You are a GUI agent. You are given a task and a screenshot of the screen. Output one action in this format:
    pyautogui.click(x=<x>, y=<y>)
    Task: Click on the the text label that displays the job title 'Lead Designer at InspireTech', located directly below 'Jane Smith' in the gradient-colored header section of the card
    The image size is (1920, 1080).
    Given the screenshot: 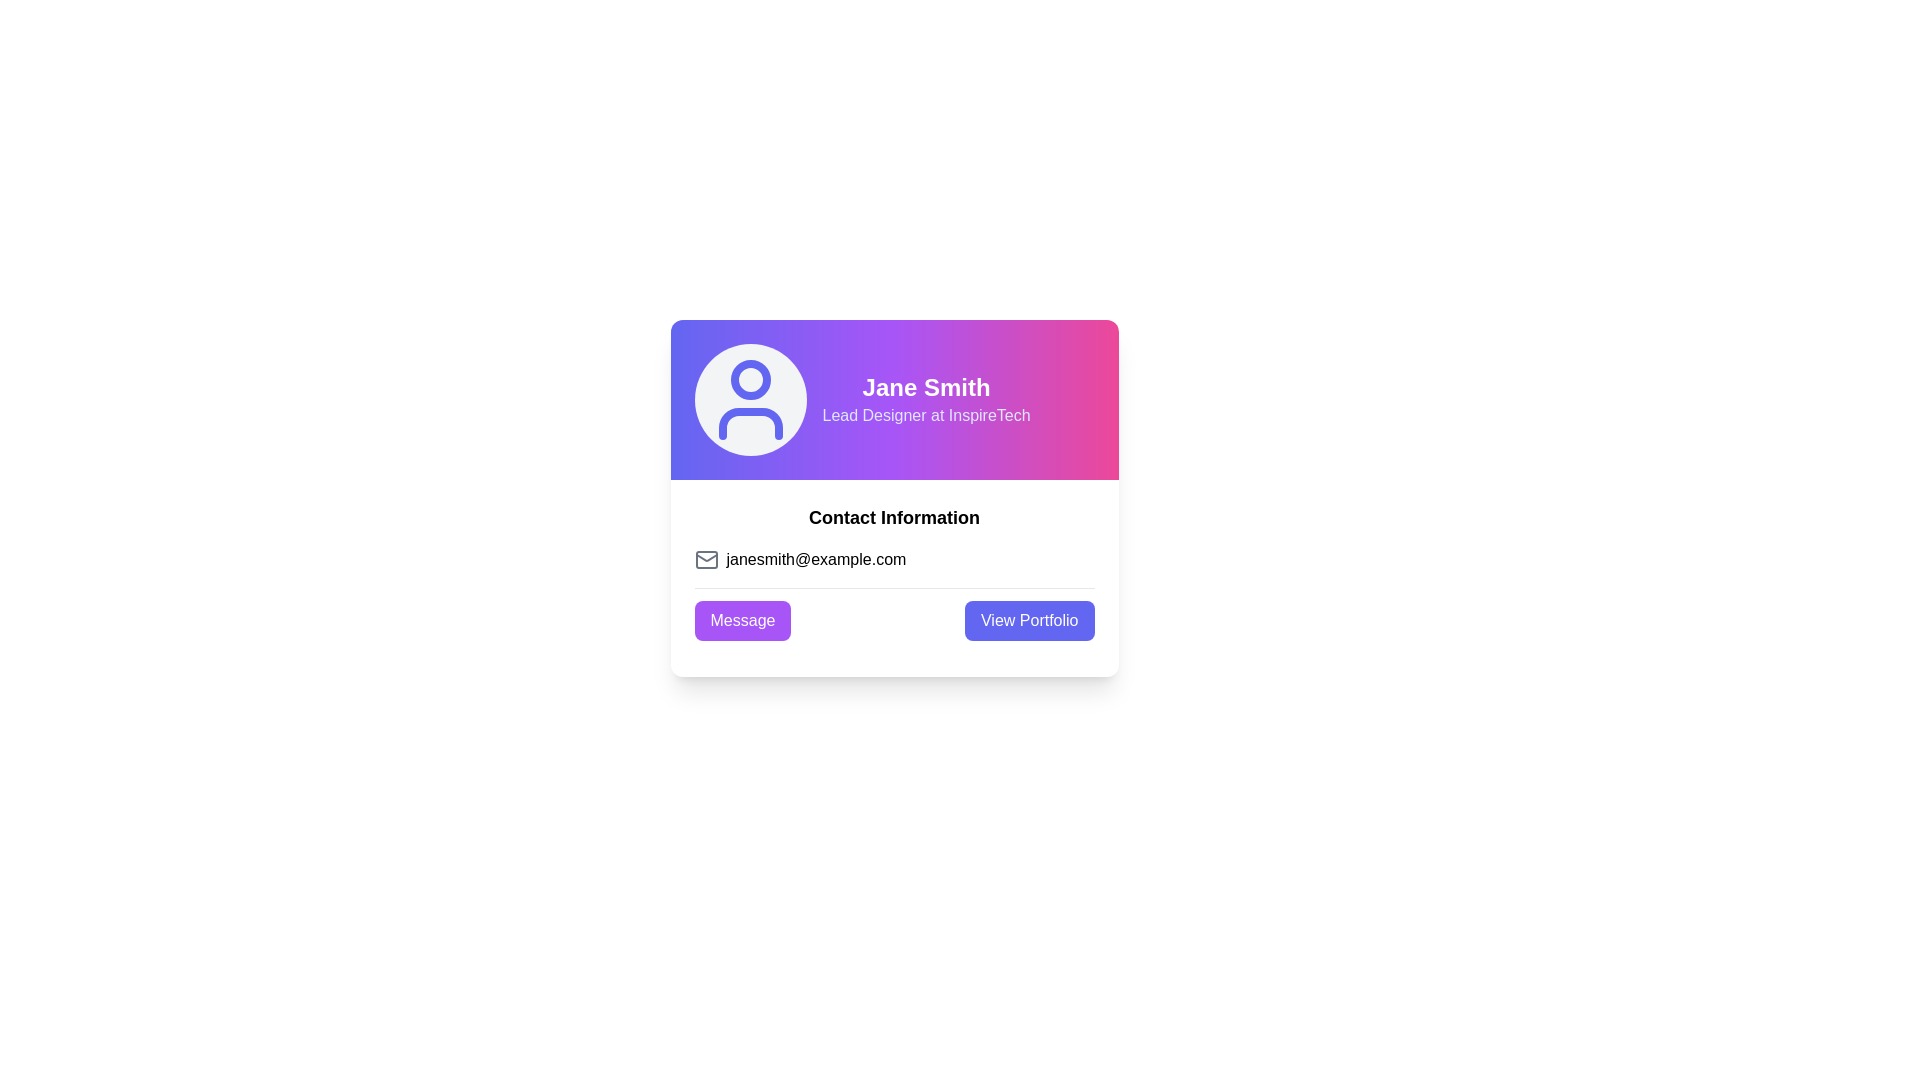 What is the action you would take?
    pyautogui.click(x=925, y=415)
    